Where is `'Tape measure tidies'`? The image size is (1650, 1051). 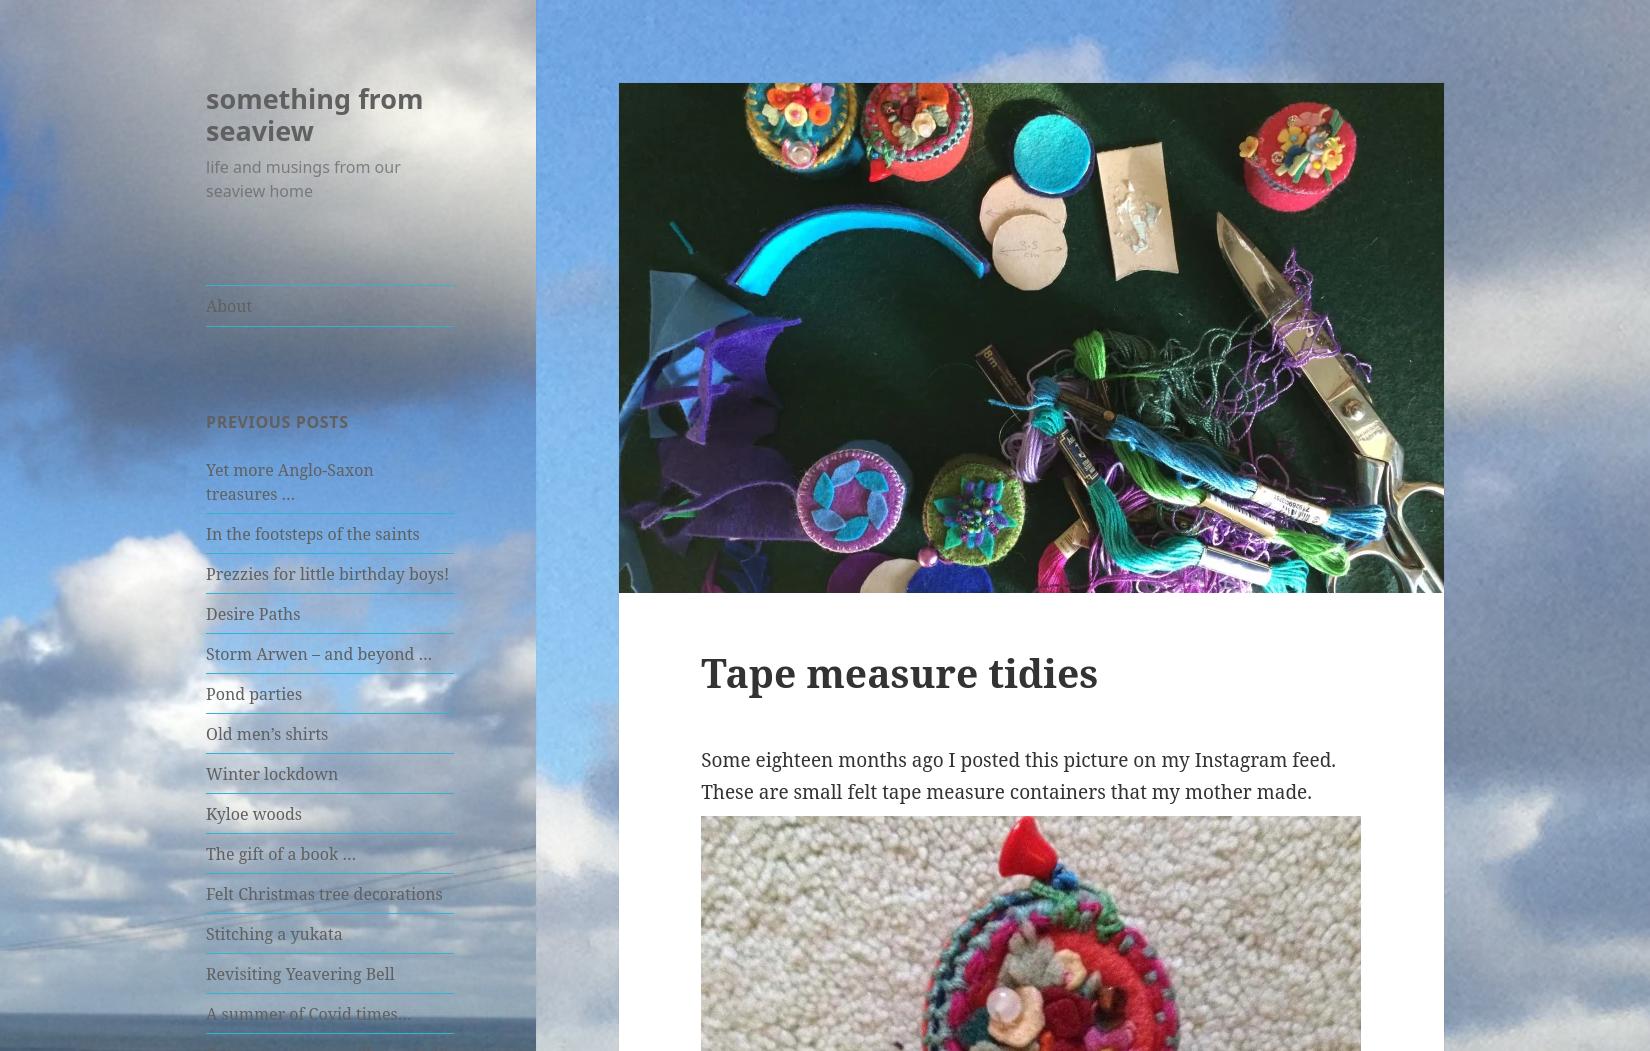
'Tape measure tidies' is located at coordinates (899, 671).